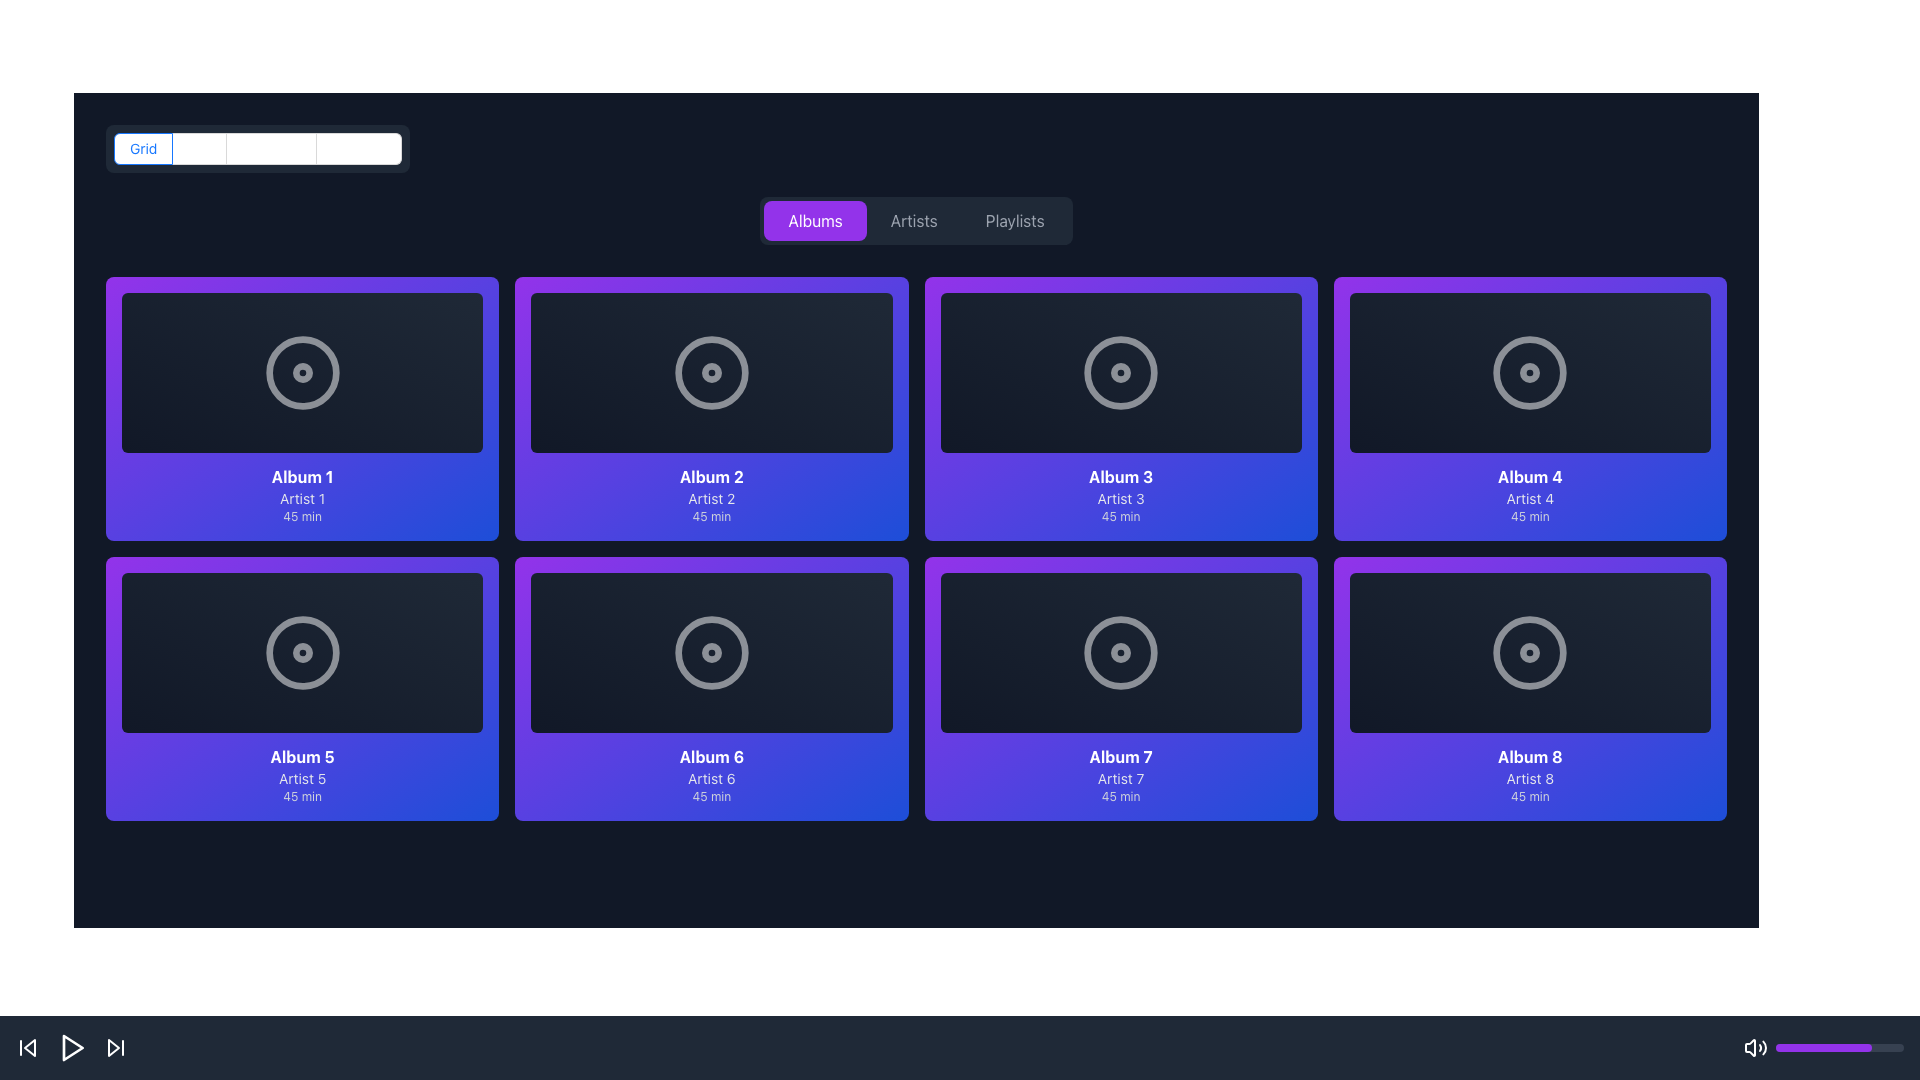  Describe the element at coordinates (73, 1047) in the screenshot. I see `the triangular play icon button located near the bottom left corner of the interface, specifically within the dark horizontal control bar, to play media content` at that location.